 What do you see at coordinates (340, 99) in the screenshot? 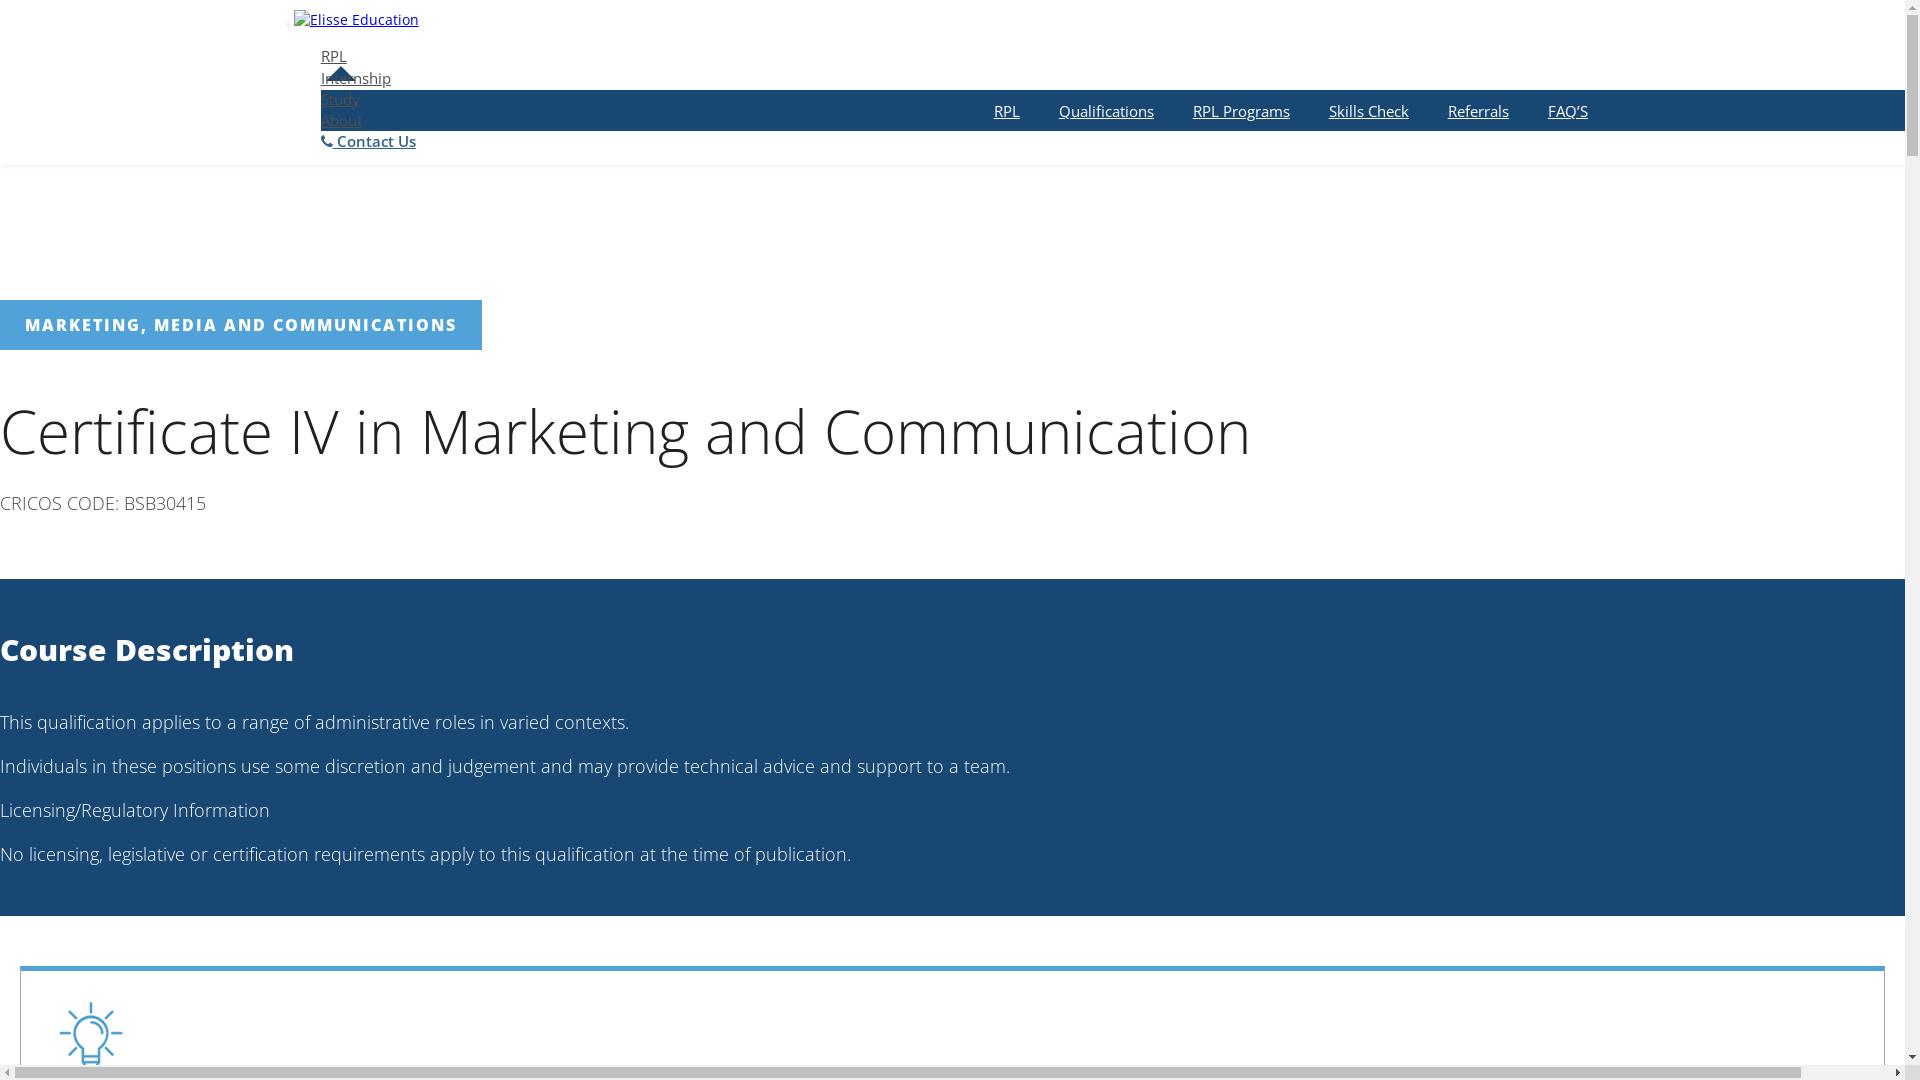
I see `'Study'` at bounding box center [340, 99].